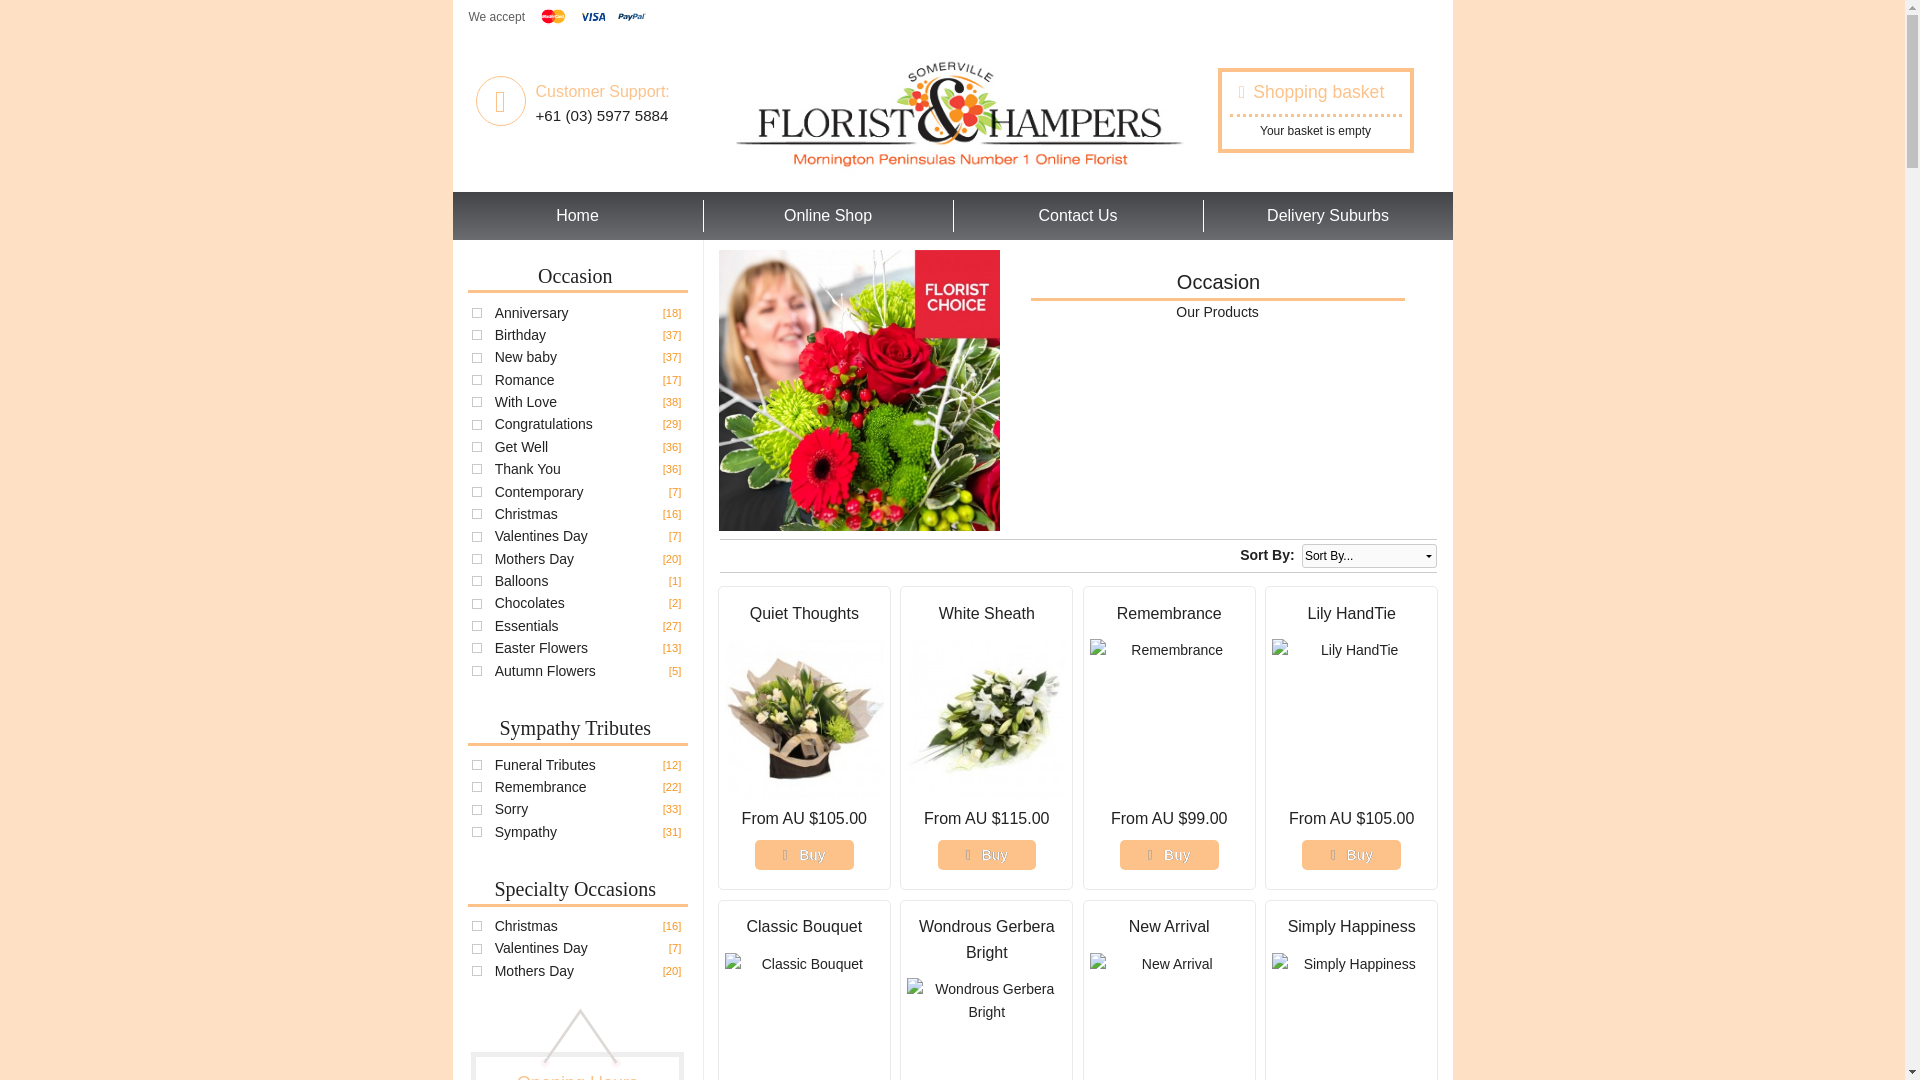  What do you see at coordinates (494, 380) in the screenshot?
I see `'Romance` at bounding box center [494, 380].